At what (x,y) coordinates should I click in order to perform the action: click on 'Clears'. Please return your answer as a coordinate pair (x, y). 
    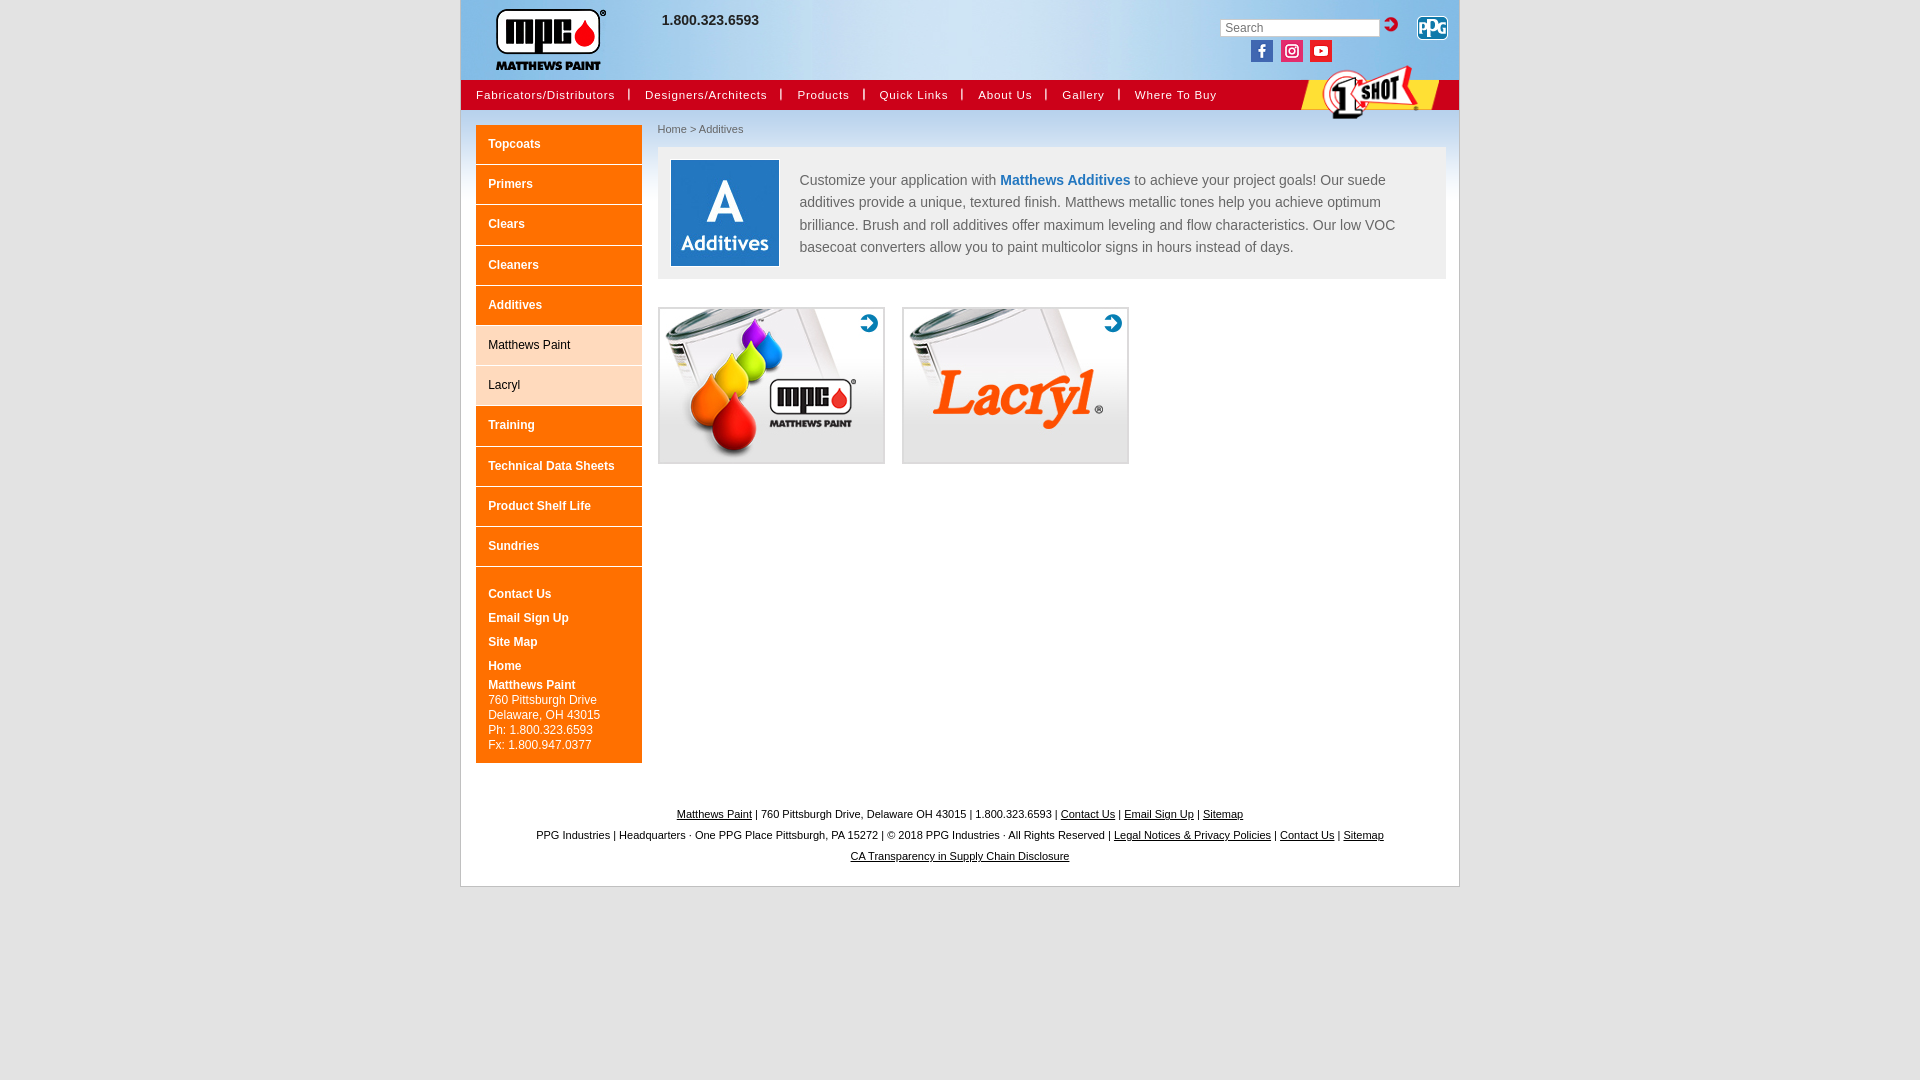
    Looking at the image, I should click on (506, 223).